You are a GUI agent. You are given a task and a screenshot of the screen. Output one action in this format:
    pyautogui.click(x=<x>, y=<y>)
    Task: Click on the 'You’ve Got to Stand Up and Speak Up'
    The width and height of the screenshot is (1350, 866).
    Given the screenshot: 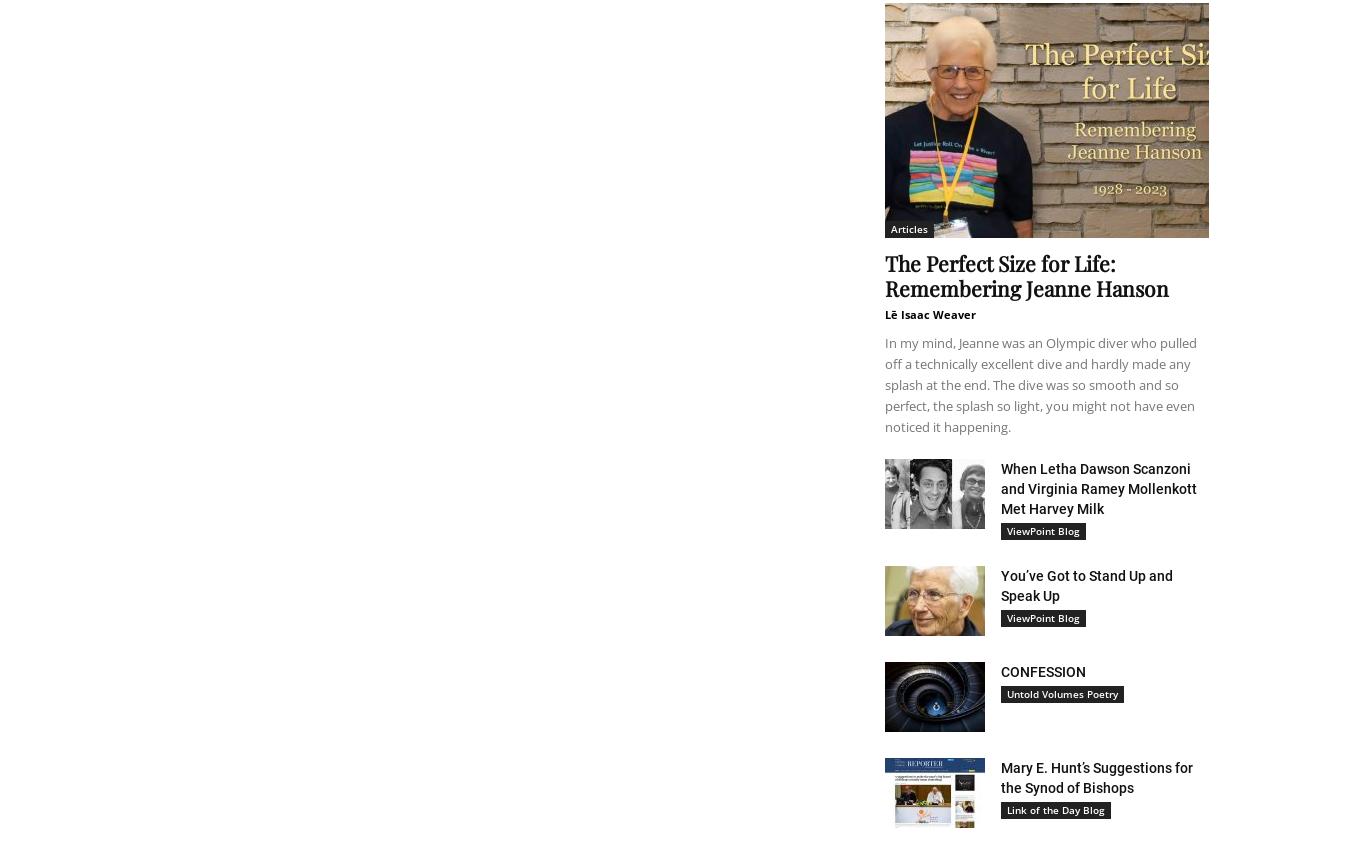 What is the action you would take?
    pyautogui.click(x=1000, y=586)
    